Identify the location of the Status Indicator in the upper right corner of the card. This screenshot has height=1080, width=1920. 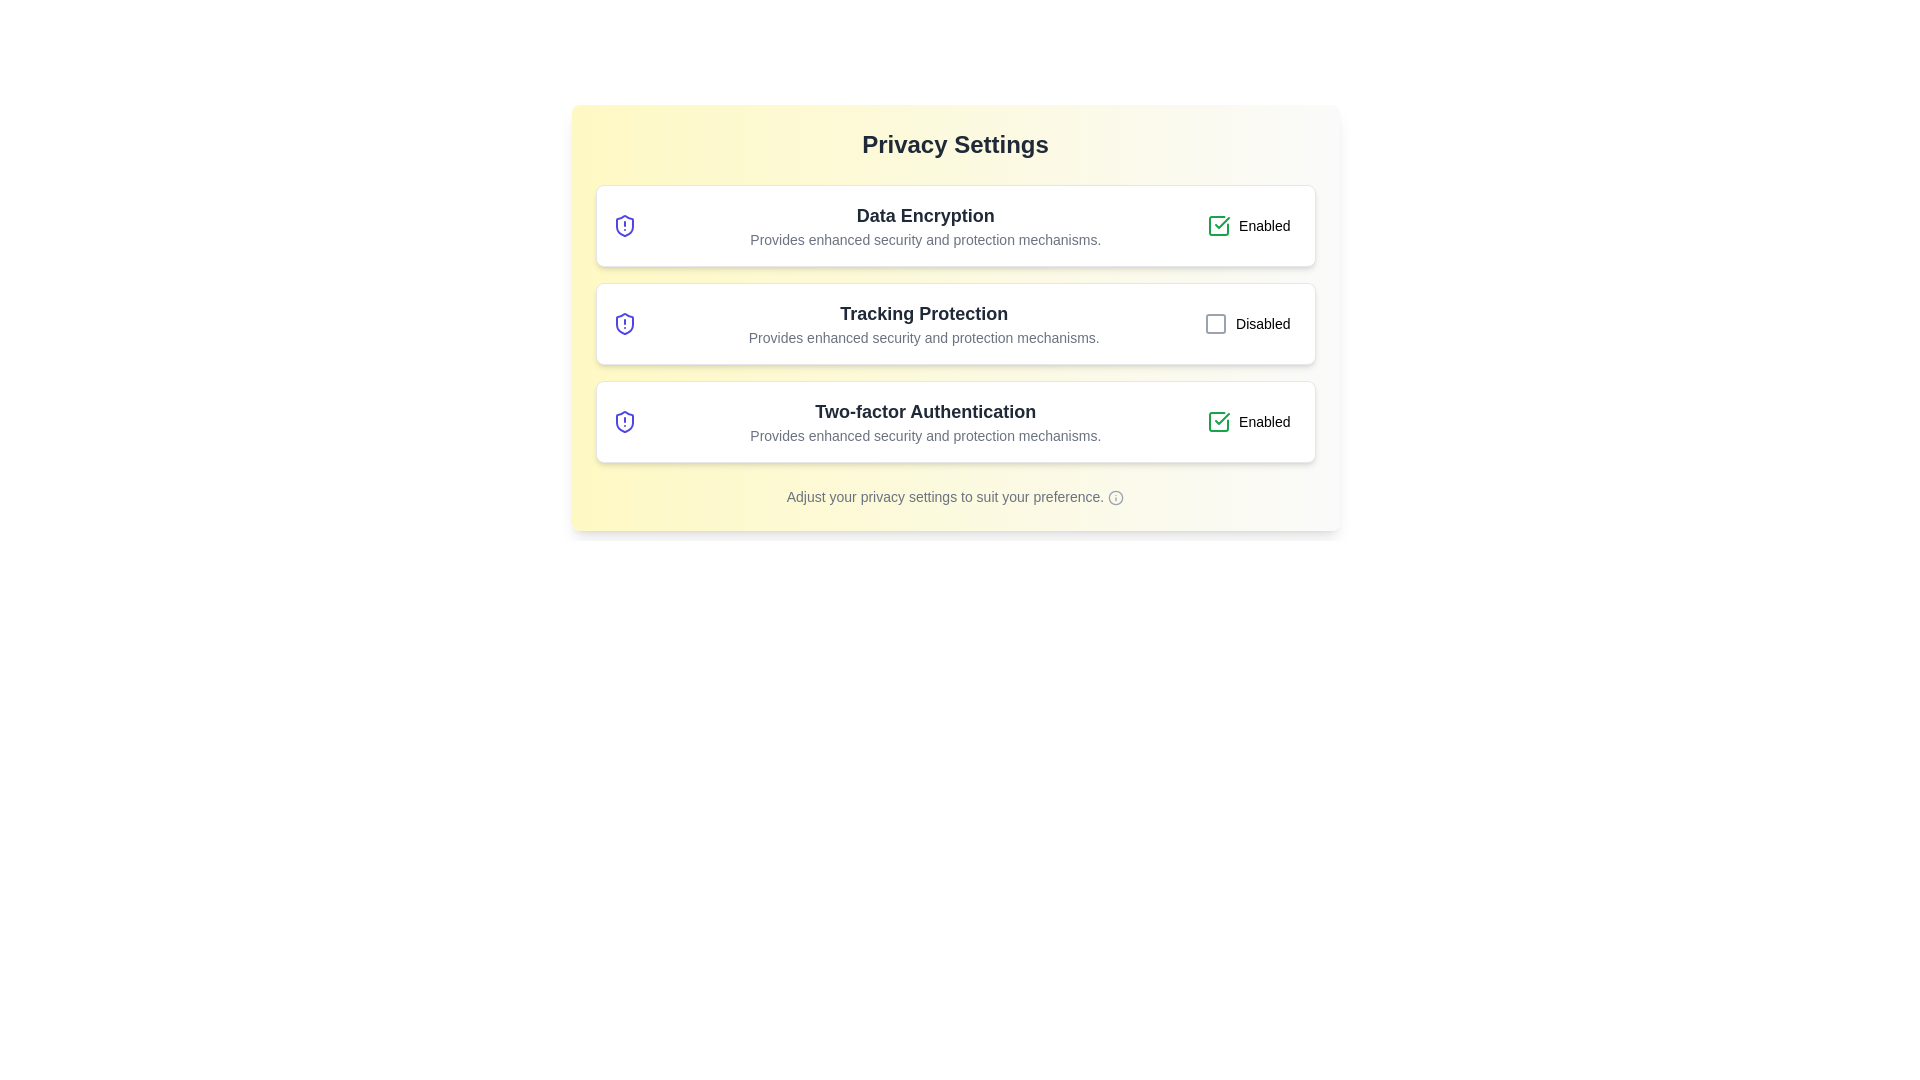
(1247, 225).